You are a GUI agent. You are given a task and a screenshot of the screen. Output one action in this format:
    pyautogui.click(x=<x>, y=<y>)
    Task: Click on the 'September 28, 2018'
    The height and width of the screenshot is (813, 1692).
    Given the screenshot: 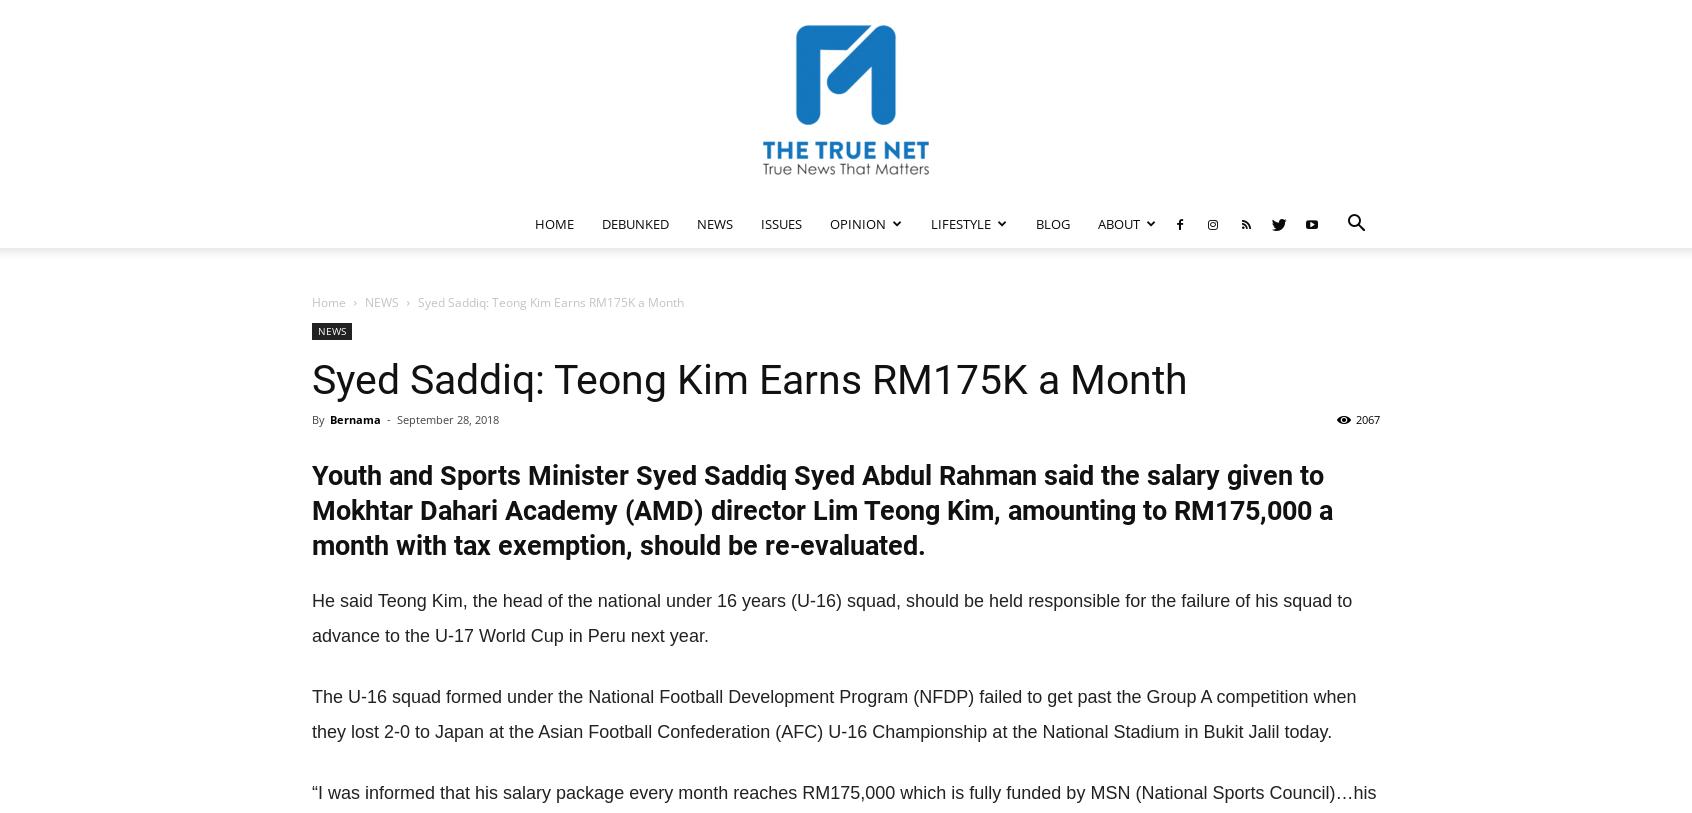 What is the action you would take?
    pyautogui.click(x=396, y=419)
    